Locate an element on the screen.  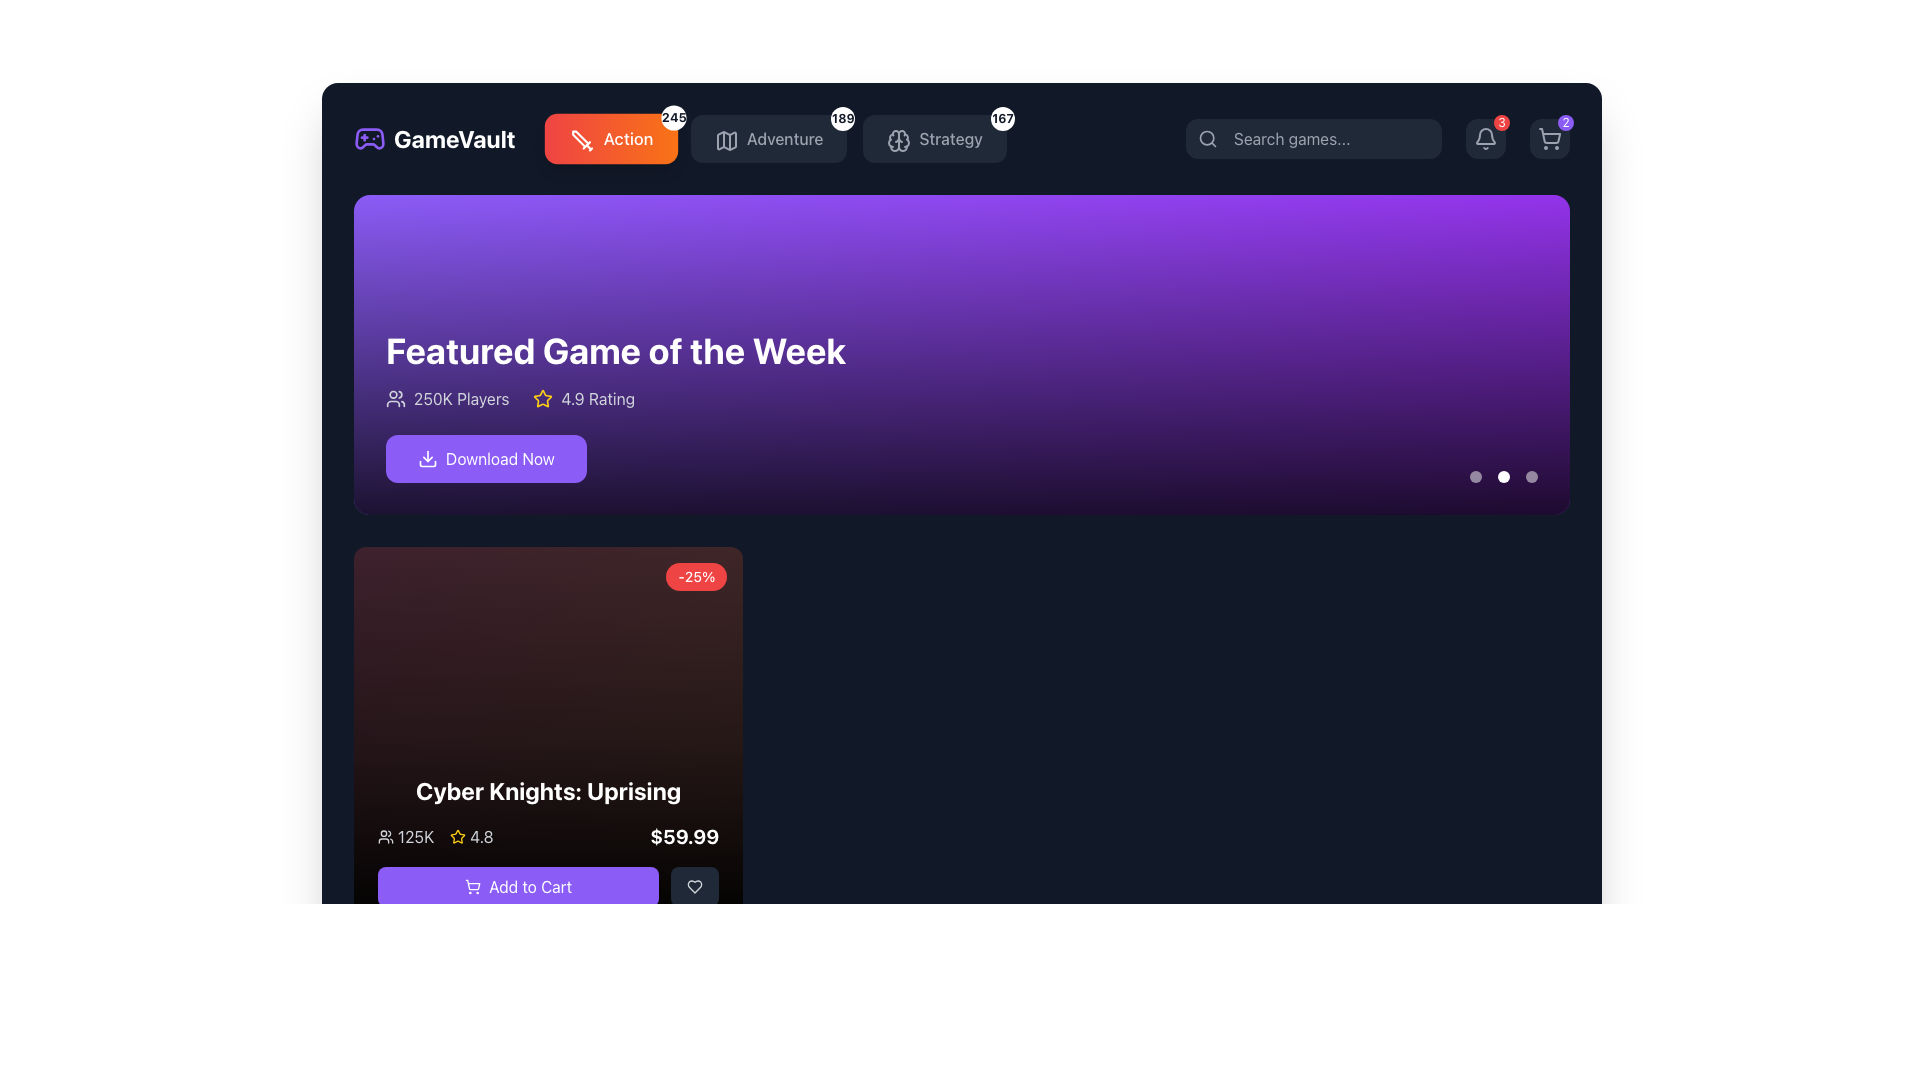
the purple gamepad icon next to the bold white text 'GameVault' in the navigation bar is located at coordinates (433, 137).